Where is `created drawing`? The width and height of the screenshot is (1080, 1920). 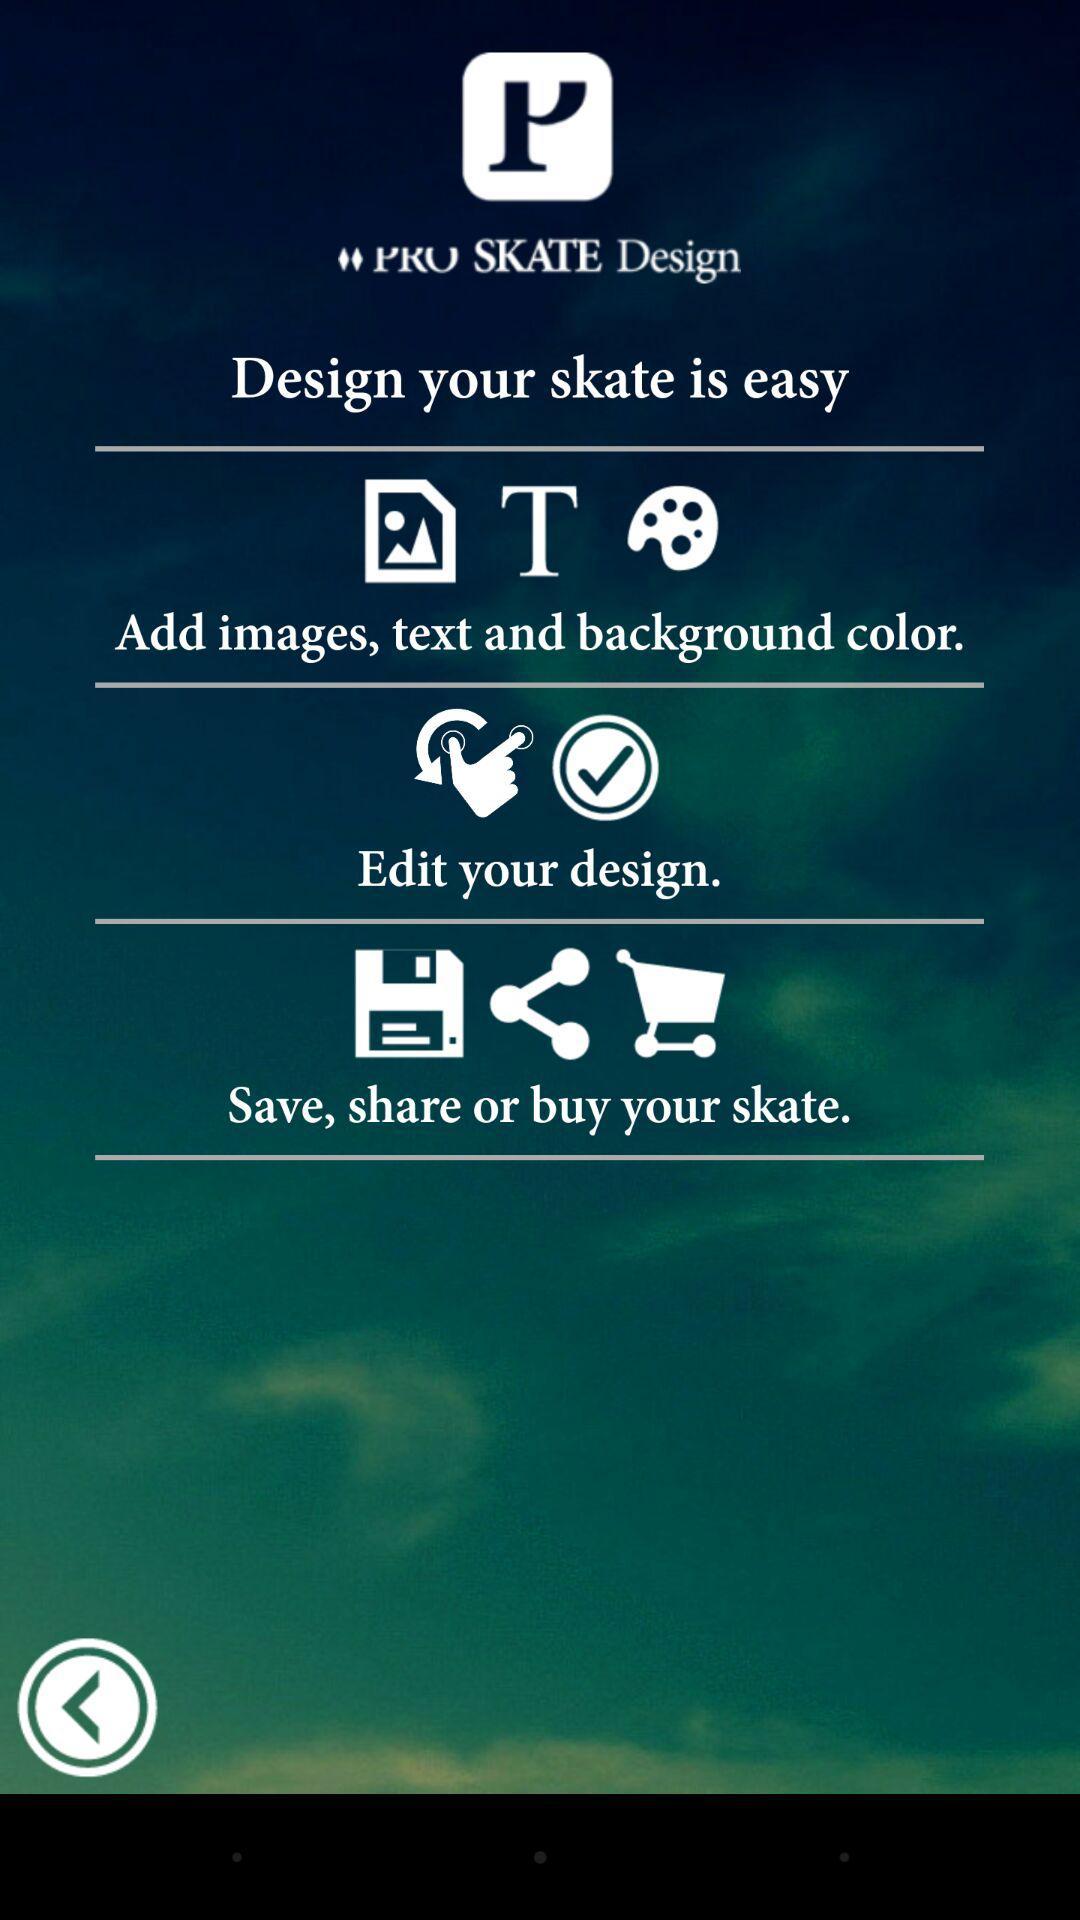
created drawing is located at coordinates (407, 1003).